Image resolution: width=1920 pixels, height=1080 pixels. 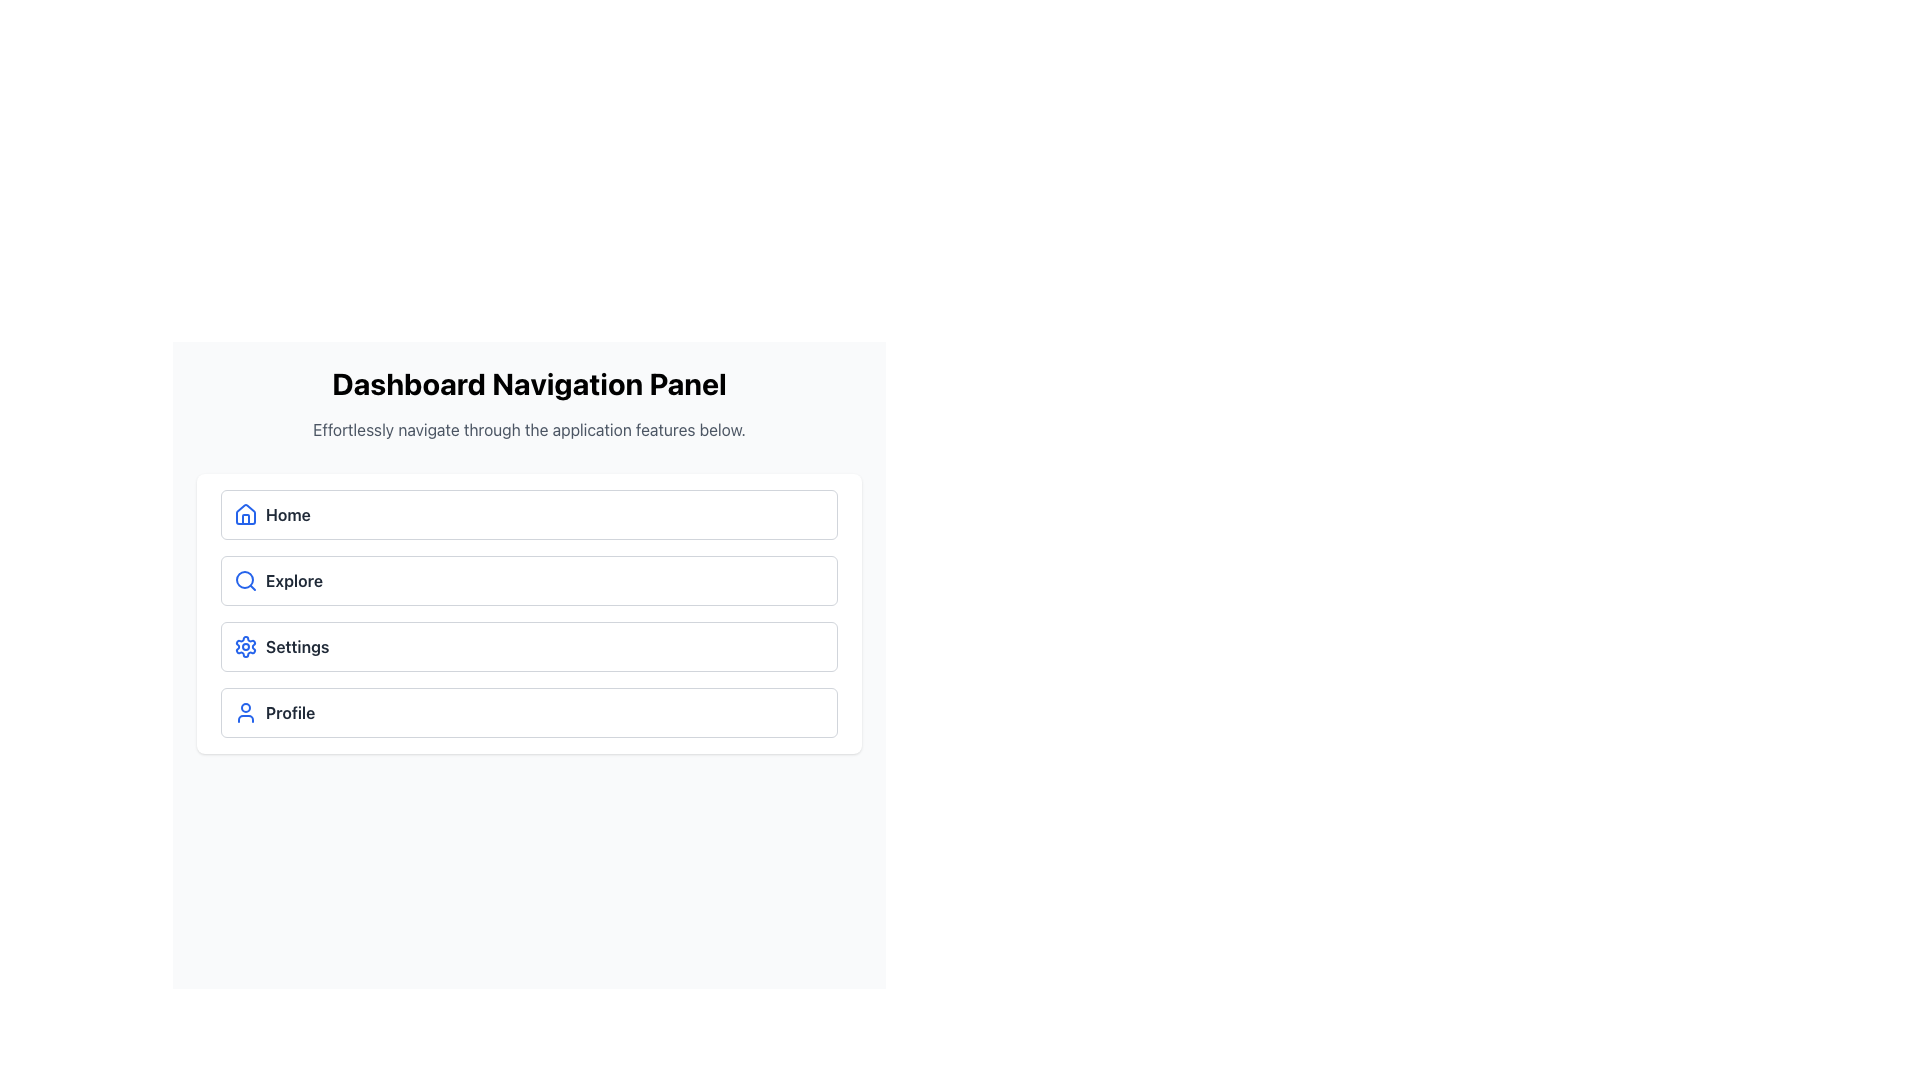 What do you see at coordinates (243, 579) in the screenshot?
I see `the circular vector graphic resembling a magnifying glass's lens, which is part of the 'search' icon located next to the 'Explore' navigation option` at bounding box center [243, 579].